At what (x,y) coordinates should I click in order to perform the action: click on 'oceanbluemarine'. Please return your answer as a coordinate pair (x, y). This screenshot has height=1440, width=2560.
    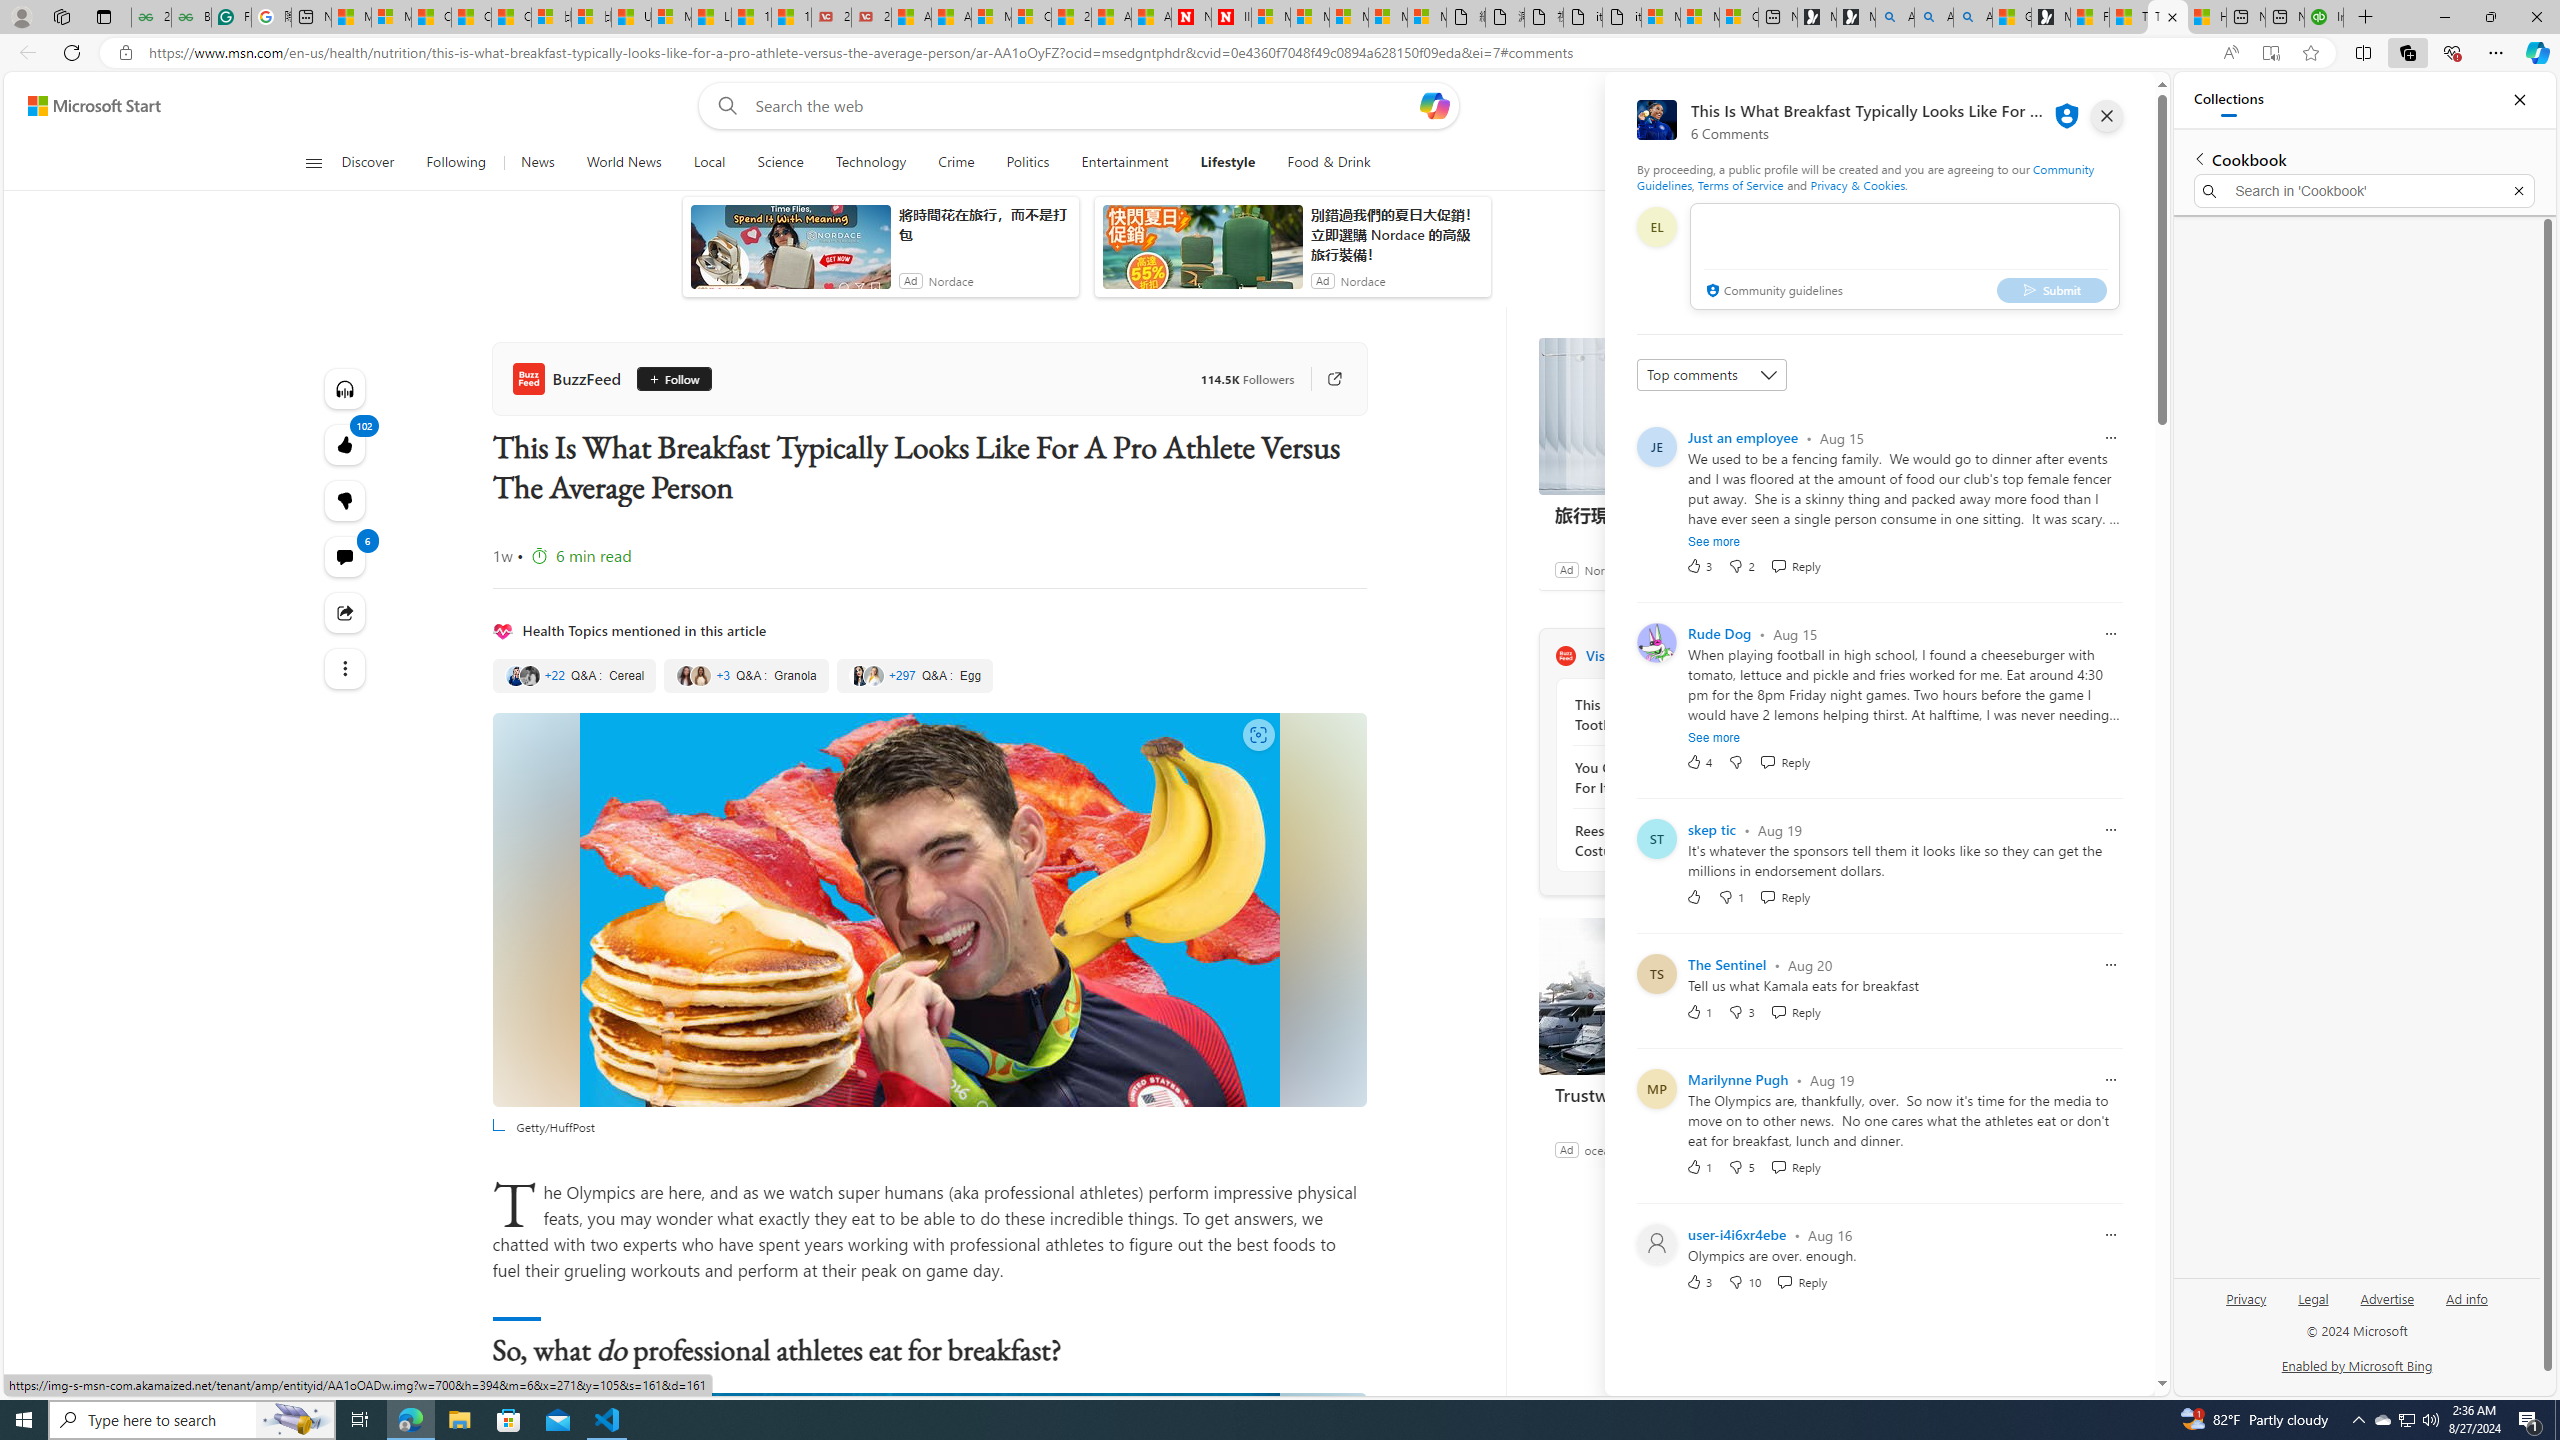
    Looking at the image, I should click on (1630, 1148).